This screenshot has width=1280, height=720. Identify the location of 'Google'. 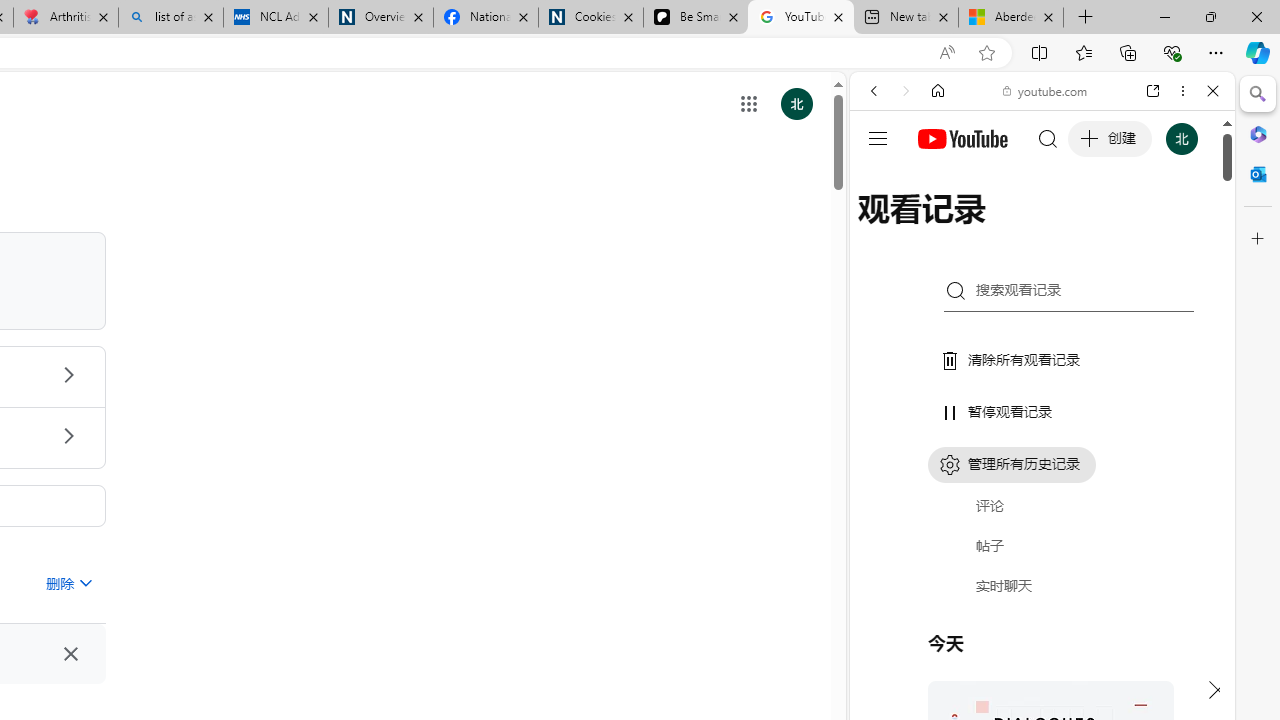
(1041, 495).